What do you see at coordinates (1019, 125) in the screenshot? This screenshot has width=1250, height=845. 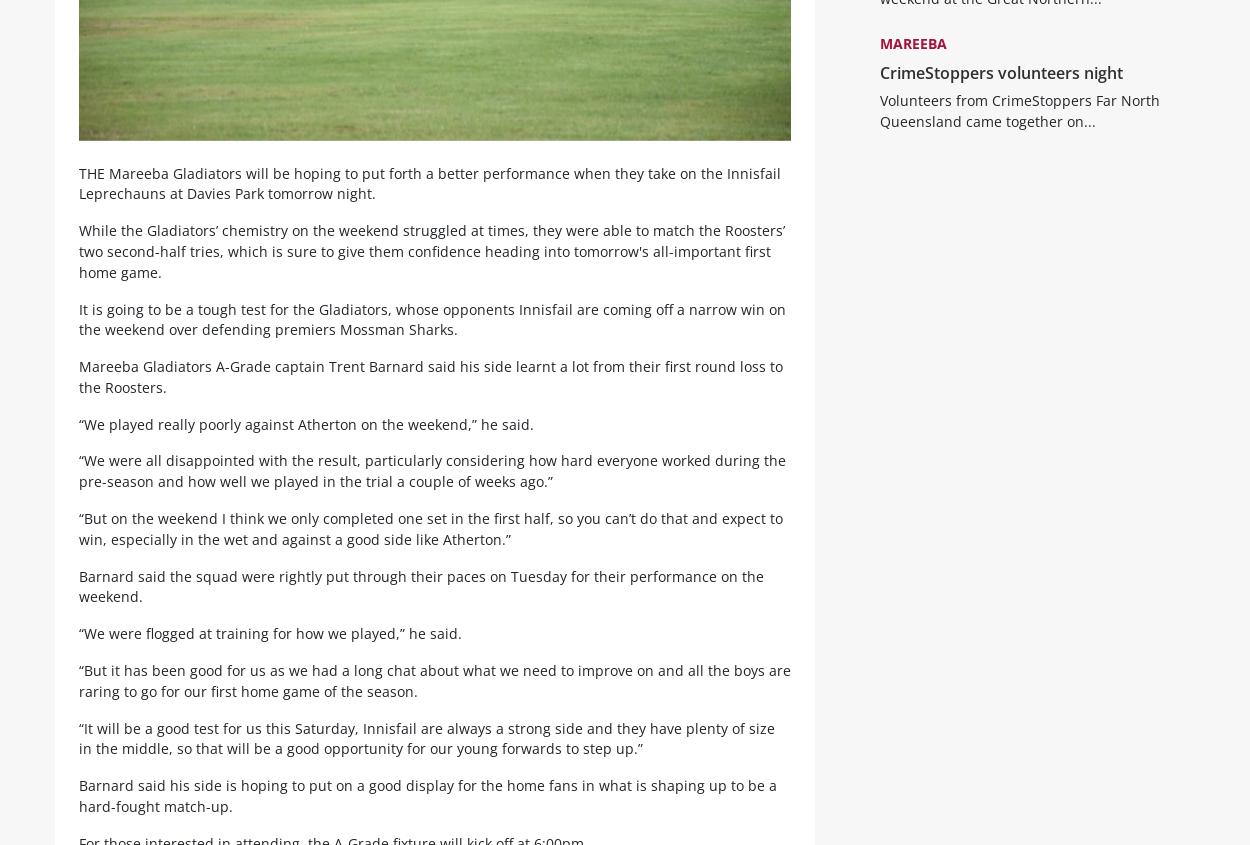 I see `'Volunteers from CrimeStoppers Far North Queensland came together on...'` at bounding box center [1019, 125].